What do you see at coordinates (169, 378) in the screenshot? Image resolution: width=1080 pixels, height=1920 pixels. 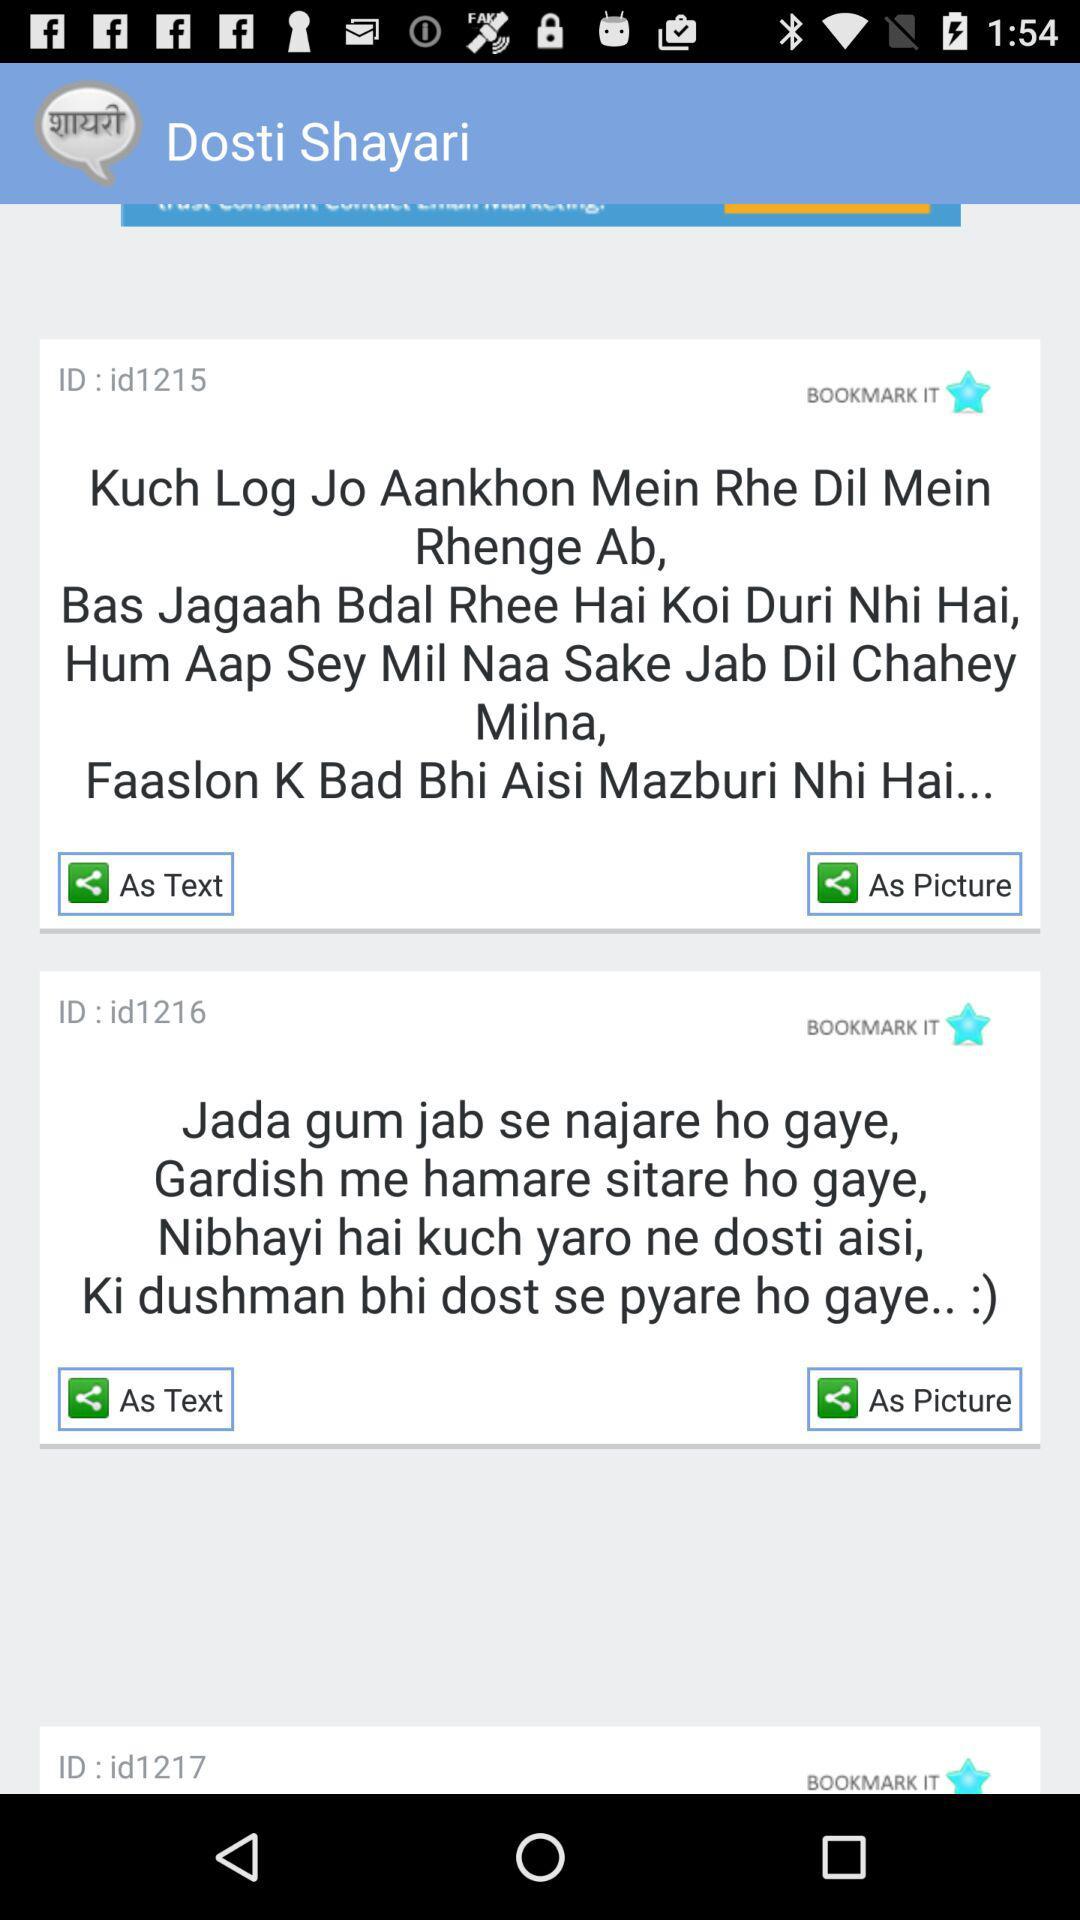 I see `item next to id : id` at bounding box center [169, 378].